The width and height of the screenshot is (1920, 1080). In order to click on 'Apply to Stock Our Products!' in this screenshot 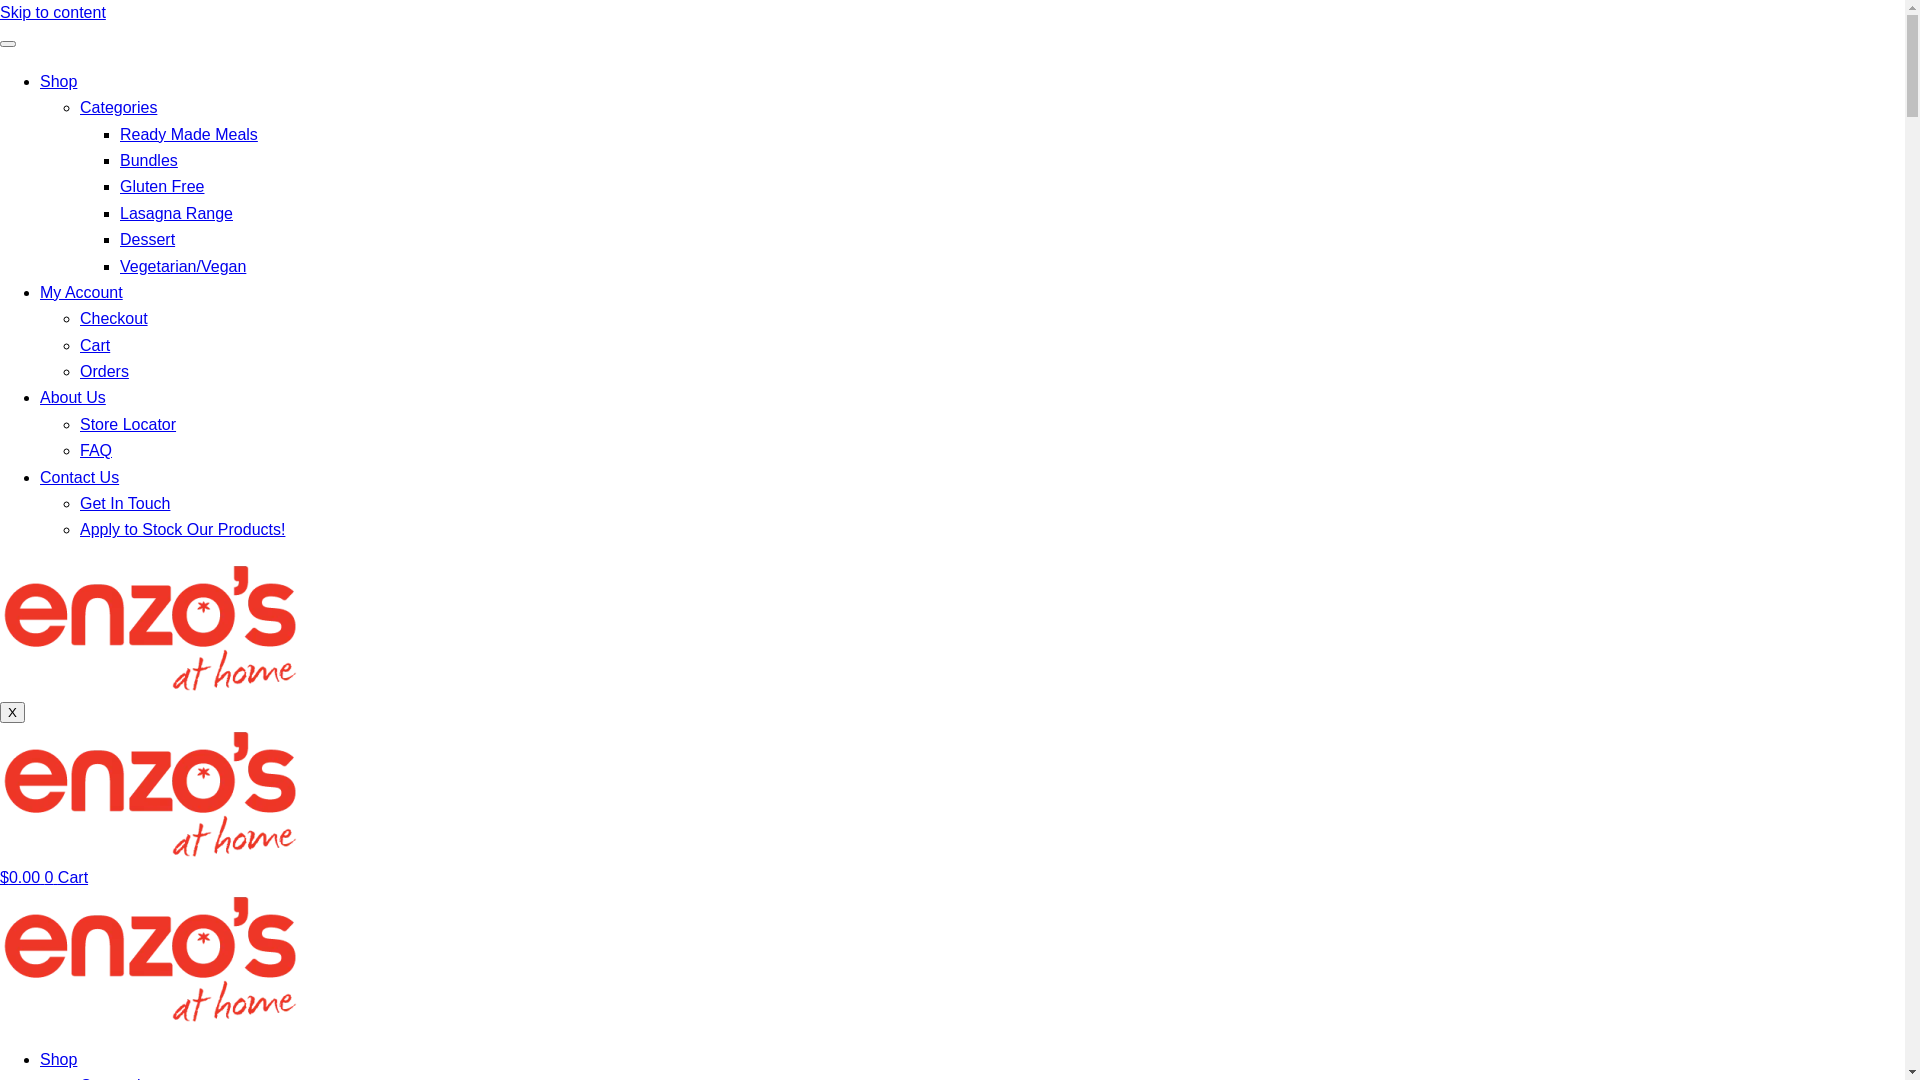, I will do `click(182, 528)`.